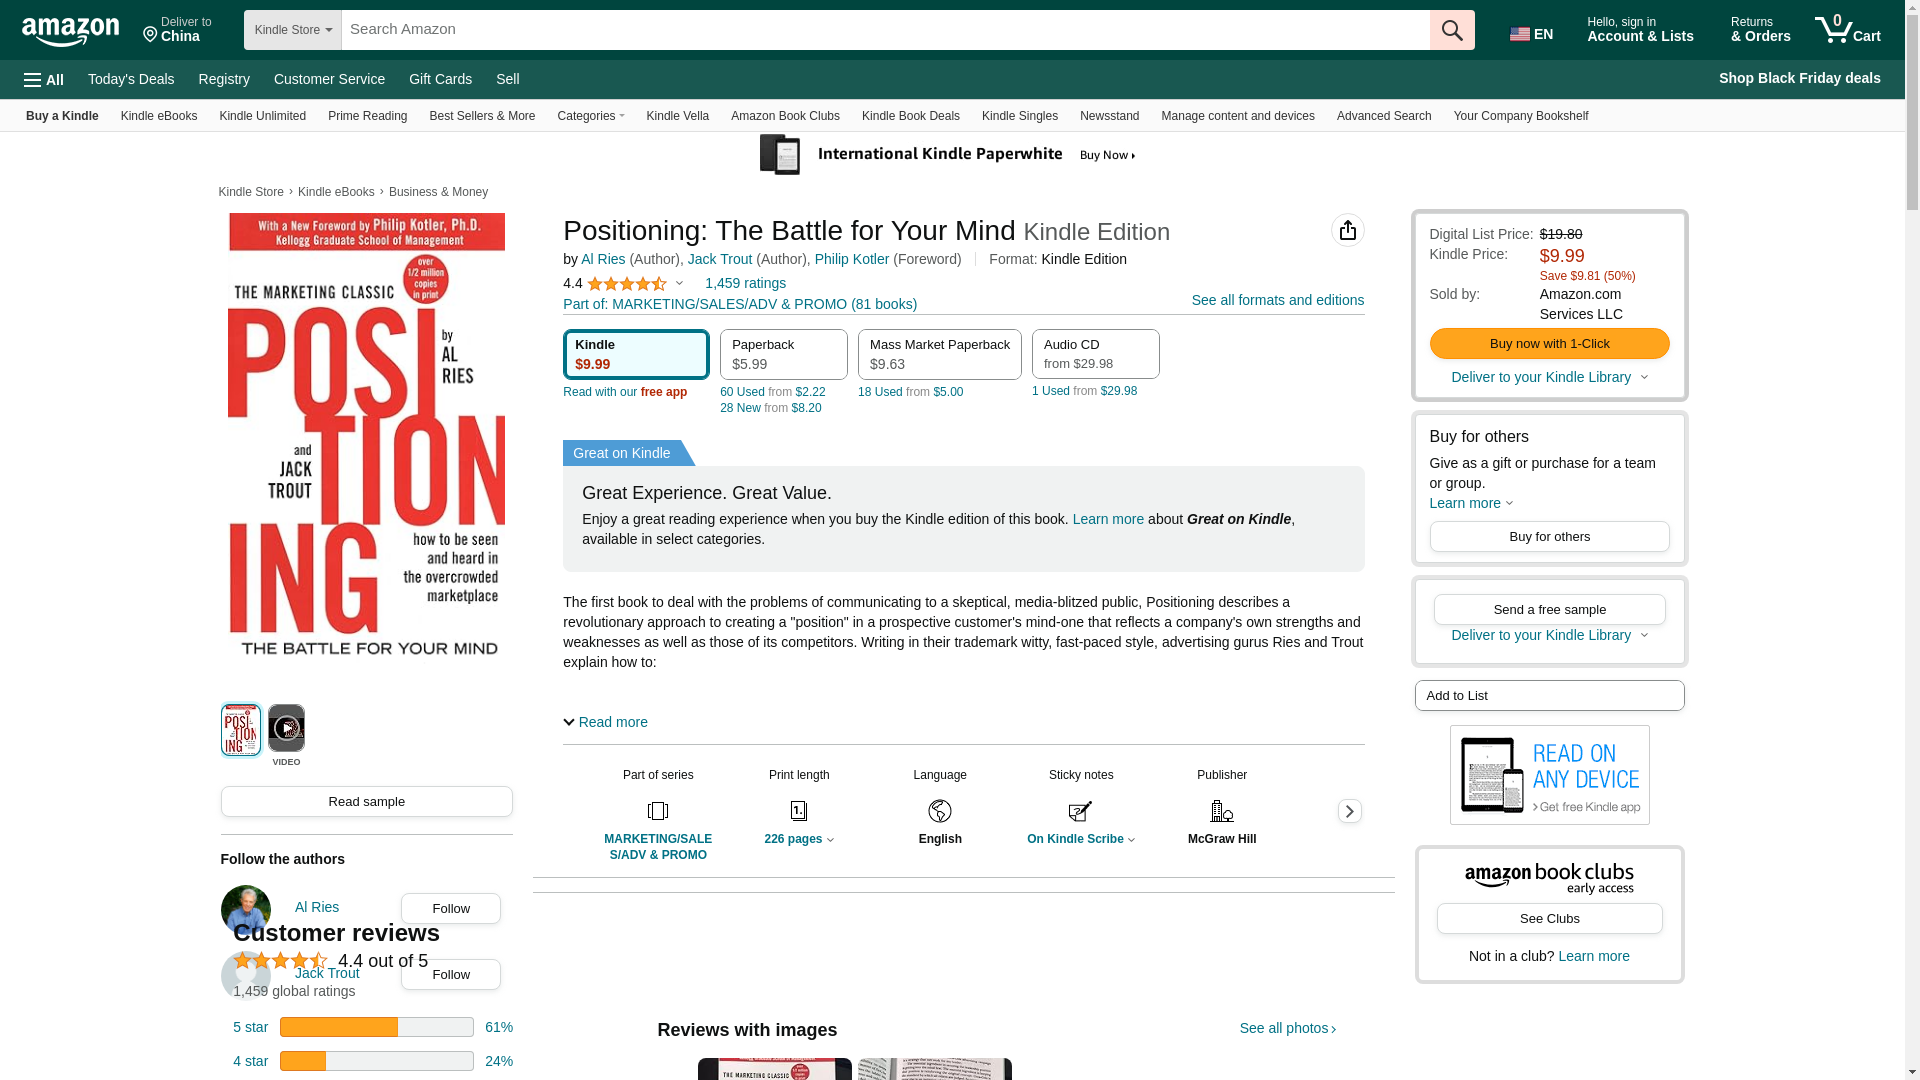  What do you see at coordinates (547, 115) in the screenshot?
I see `'Categories'` at bounding box center [547, 115].